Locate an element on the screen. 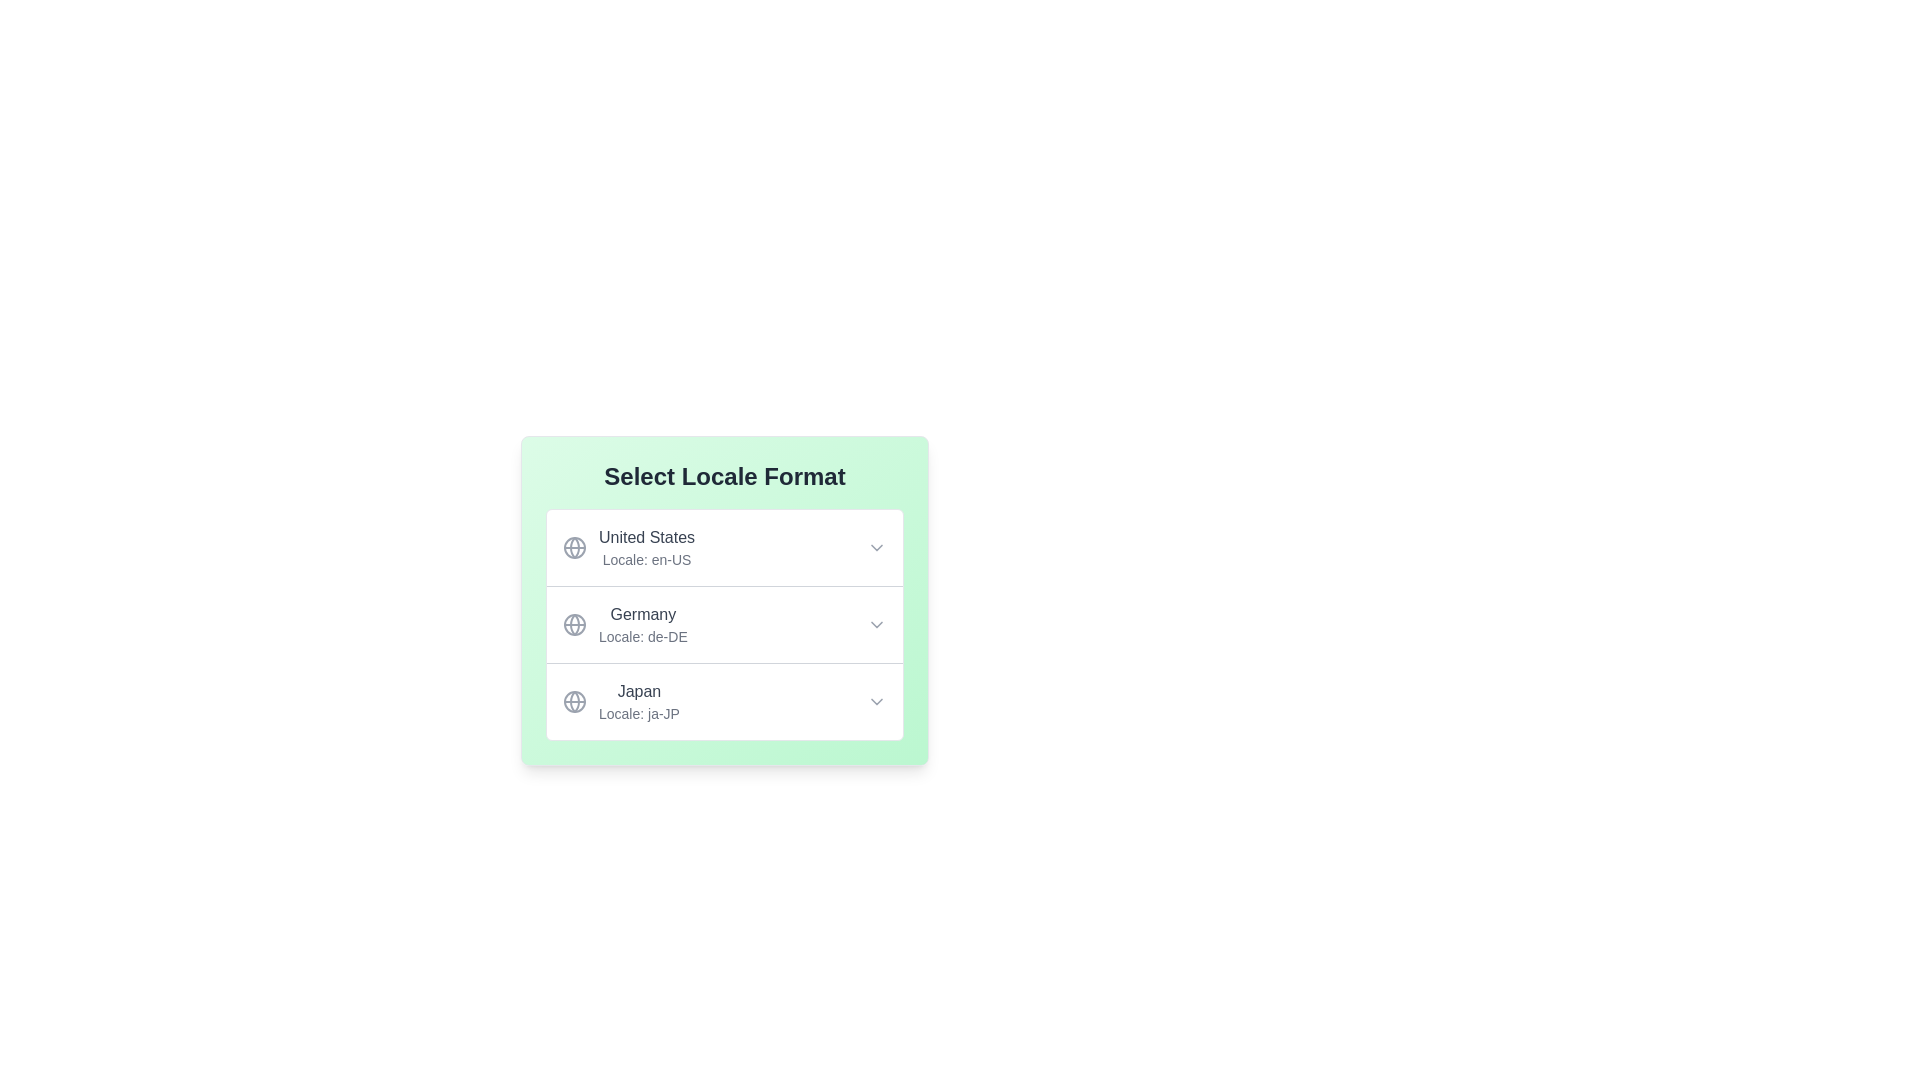 Image resolution: width=1920 pixels, height=1080 pixels. the Text label displaying the locale identifier ('ja-JP') for Japan, which is located directly below the text 'Japan' in the Japanese locale details section is located at coordinates (638, 712).